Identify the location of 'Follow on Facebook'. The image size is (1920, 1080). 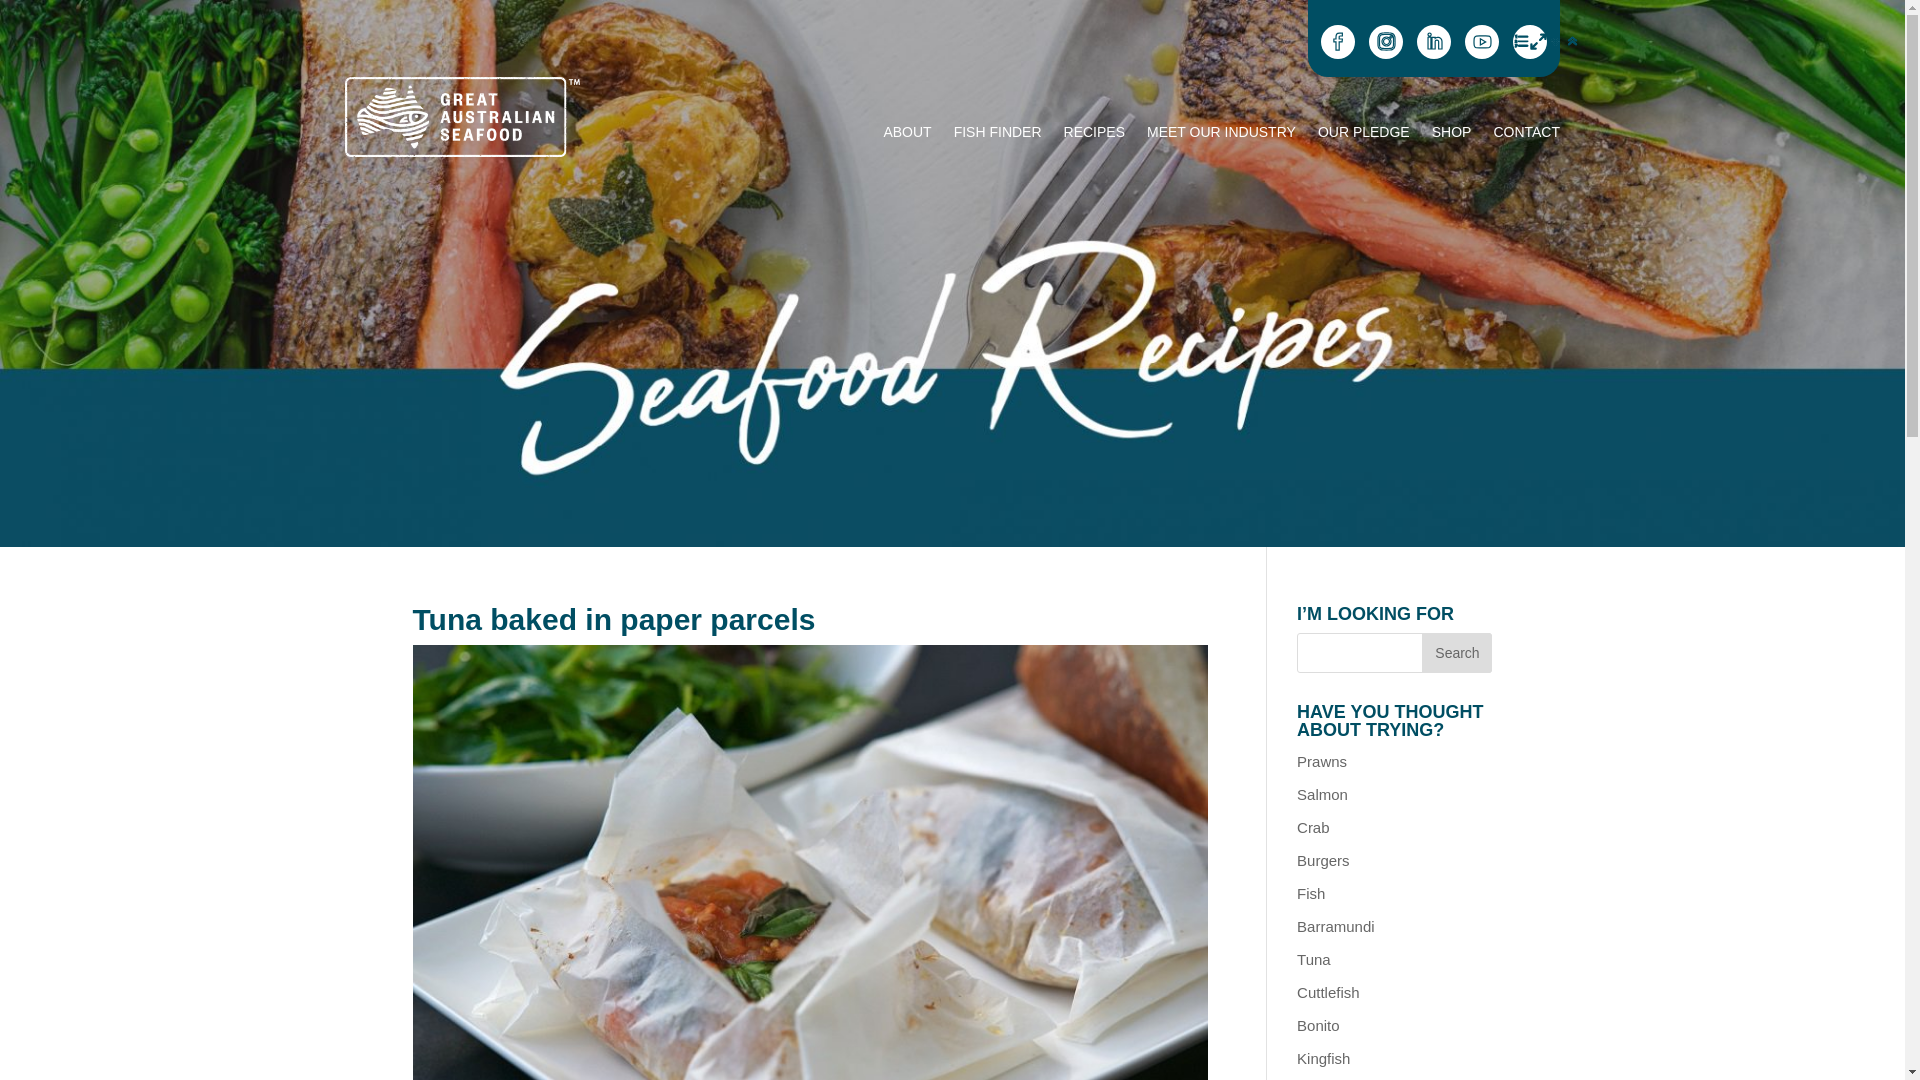
(1338, 42).